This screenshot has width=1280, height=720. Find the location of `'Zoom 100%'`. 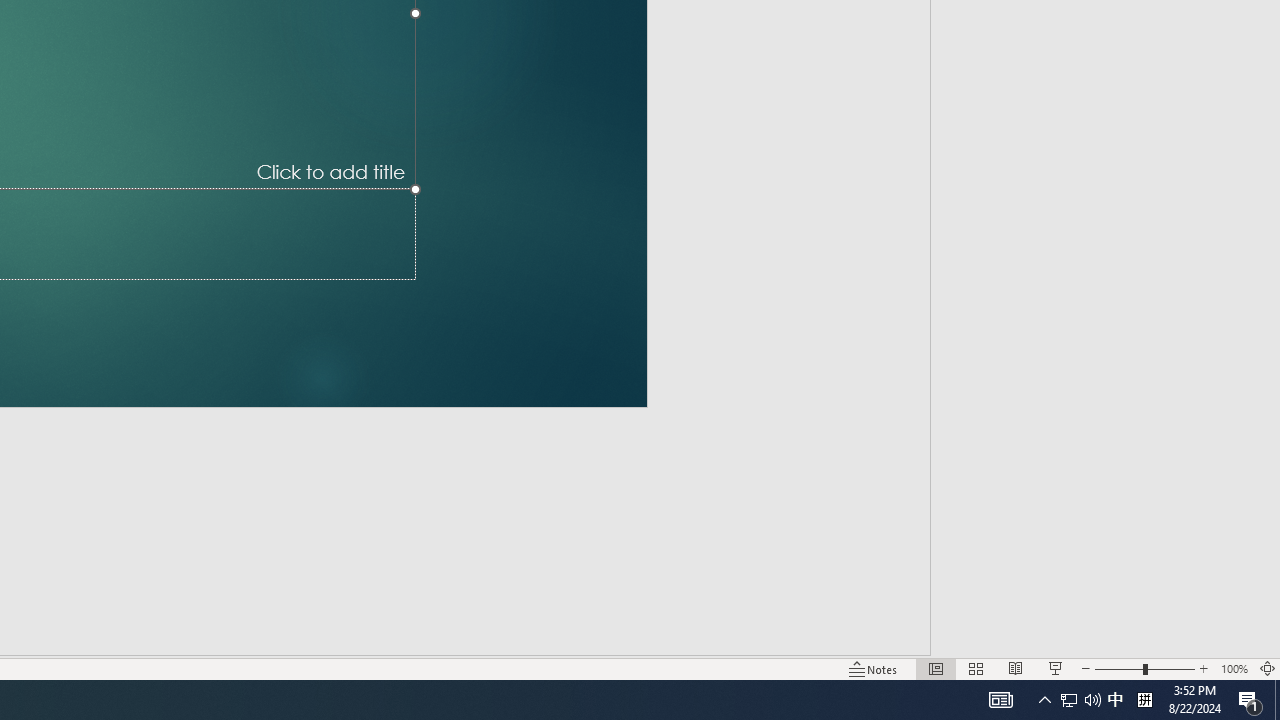

'Zoom 100%' is located at coordinates (1233, 669).